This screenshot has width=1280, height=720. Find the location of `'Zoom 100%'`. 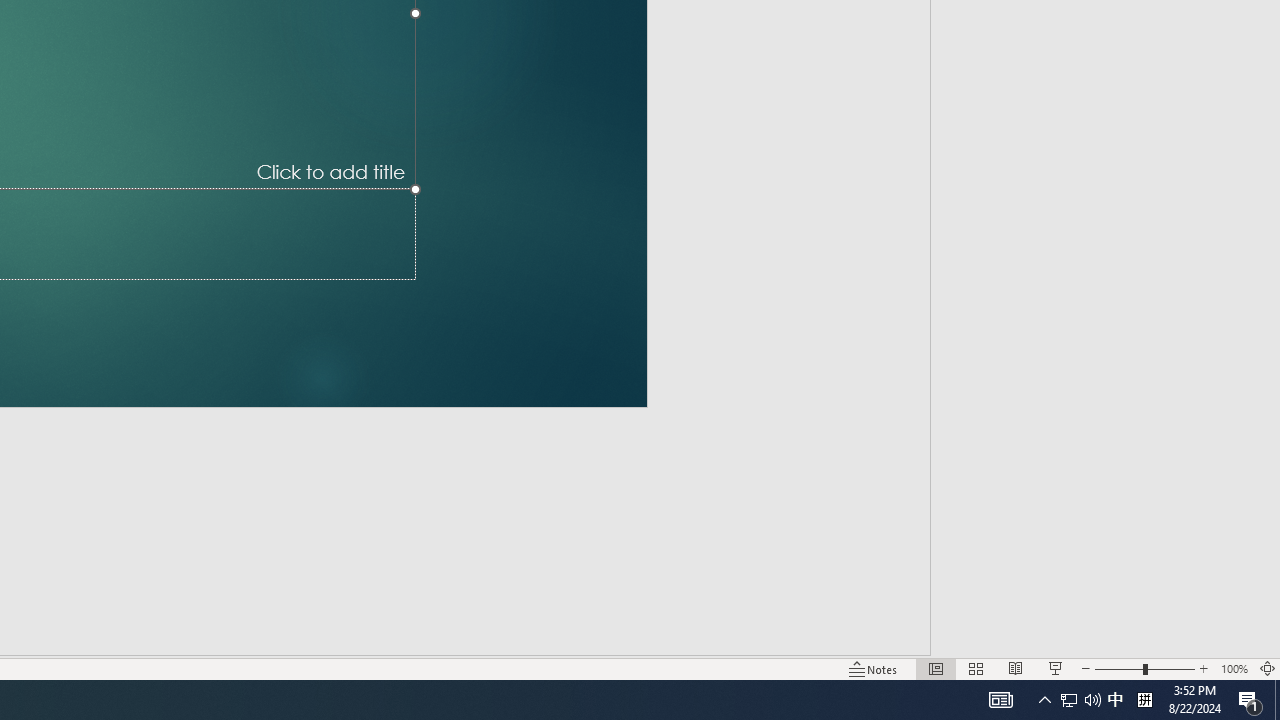

'Zoom 100%' is located at coordinates (1233, 669).